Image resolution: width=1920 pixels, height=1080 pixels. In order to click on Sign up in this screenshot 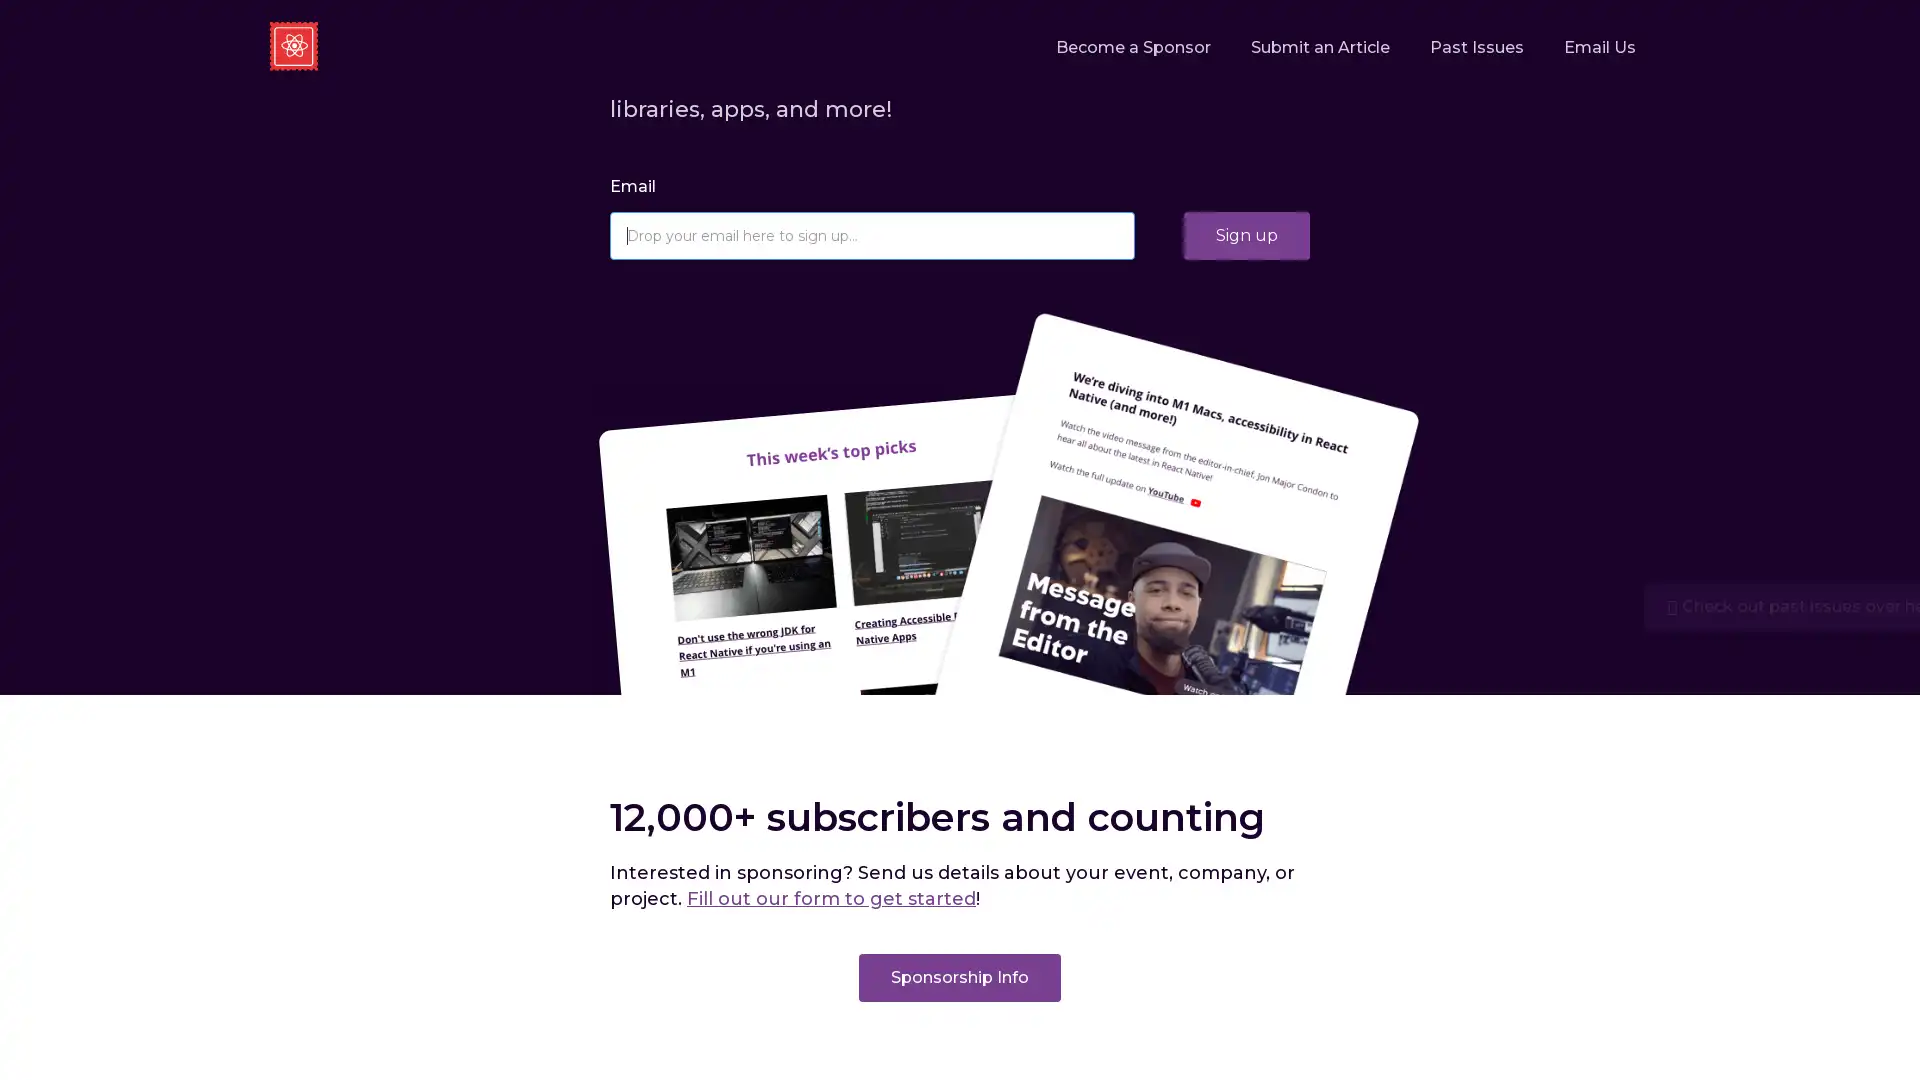, I will do `click(1246, 234)`.